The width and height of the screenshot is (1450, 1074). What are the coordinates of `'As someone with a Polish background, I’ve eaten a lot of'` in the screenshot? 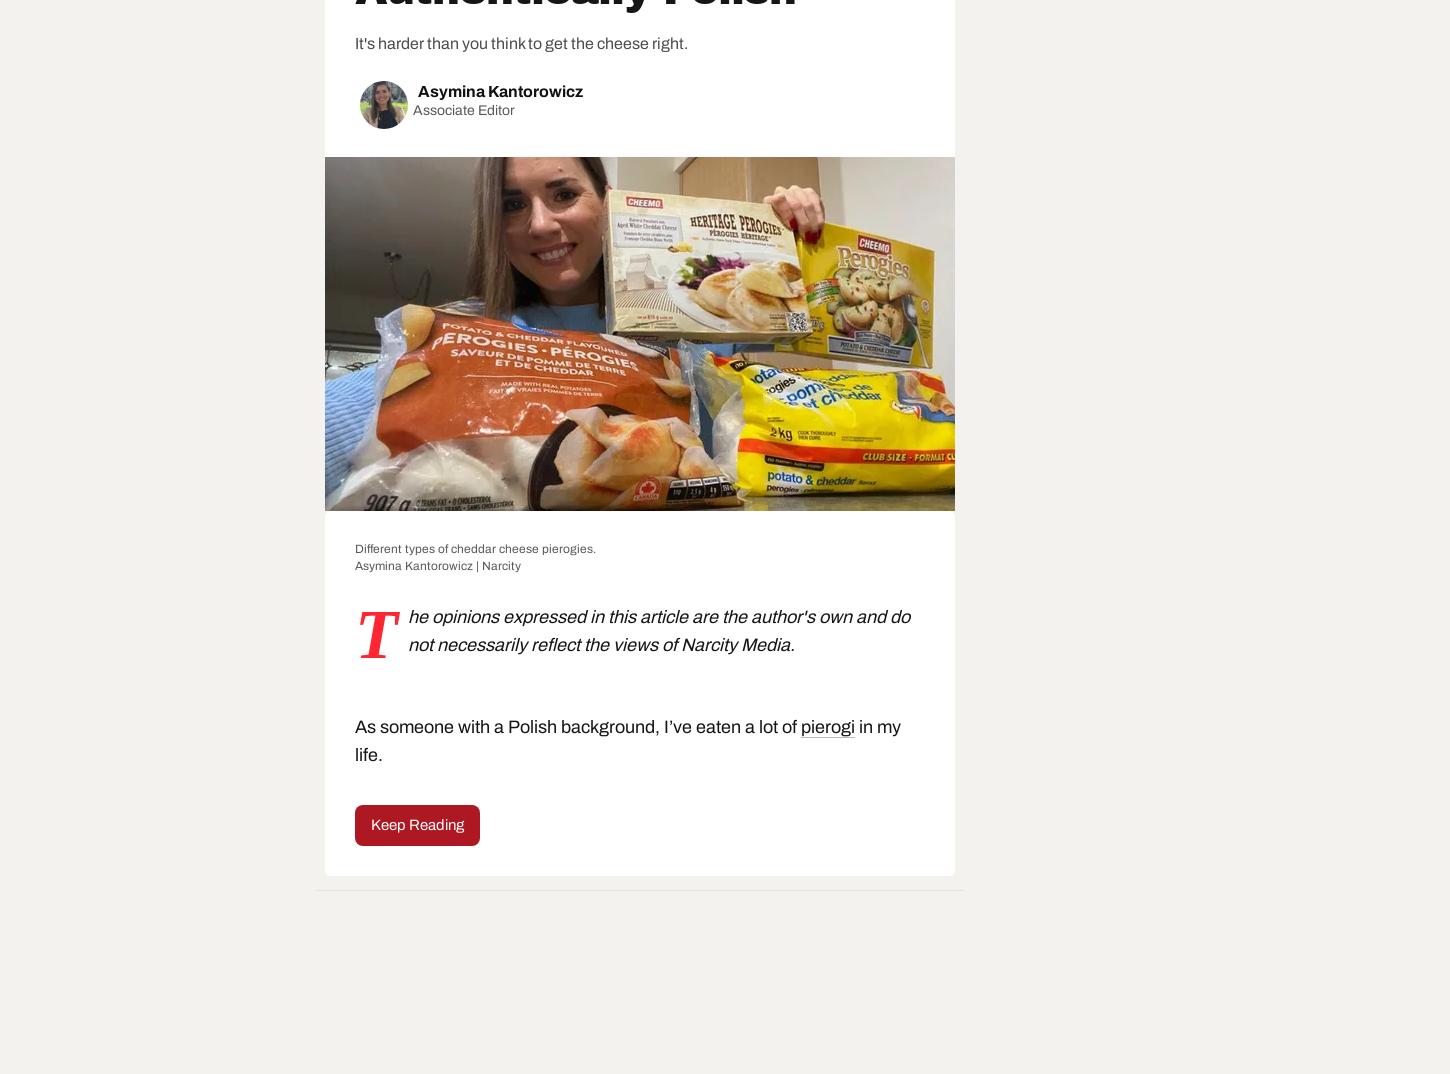 It's located at (577, 726).